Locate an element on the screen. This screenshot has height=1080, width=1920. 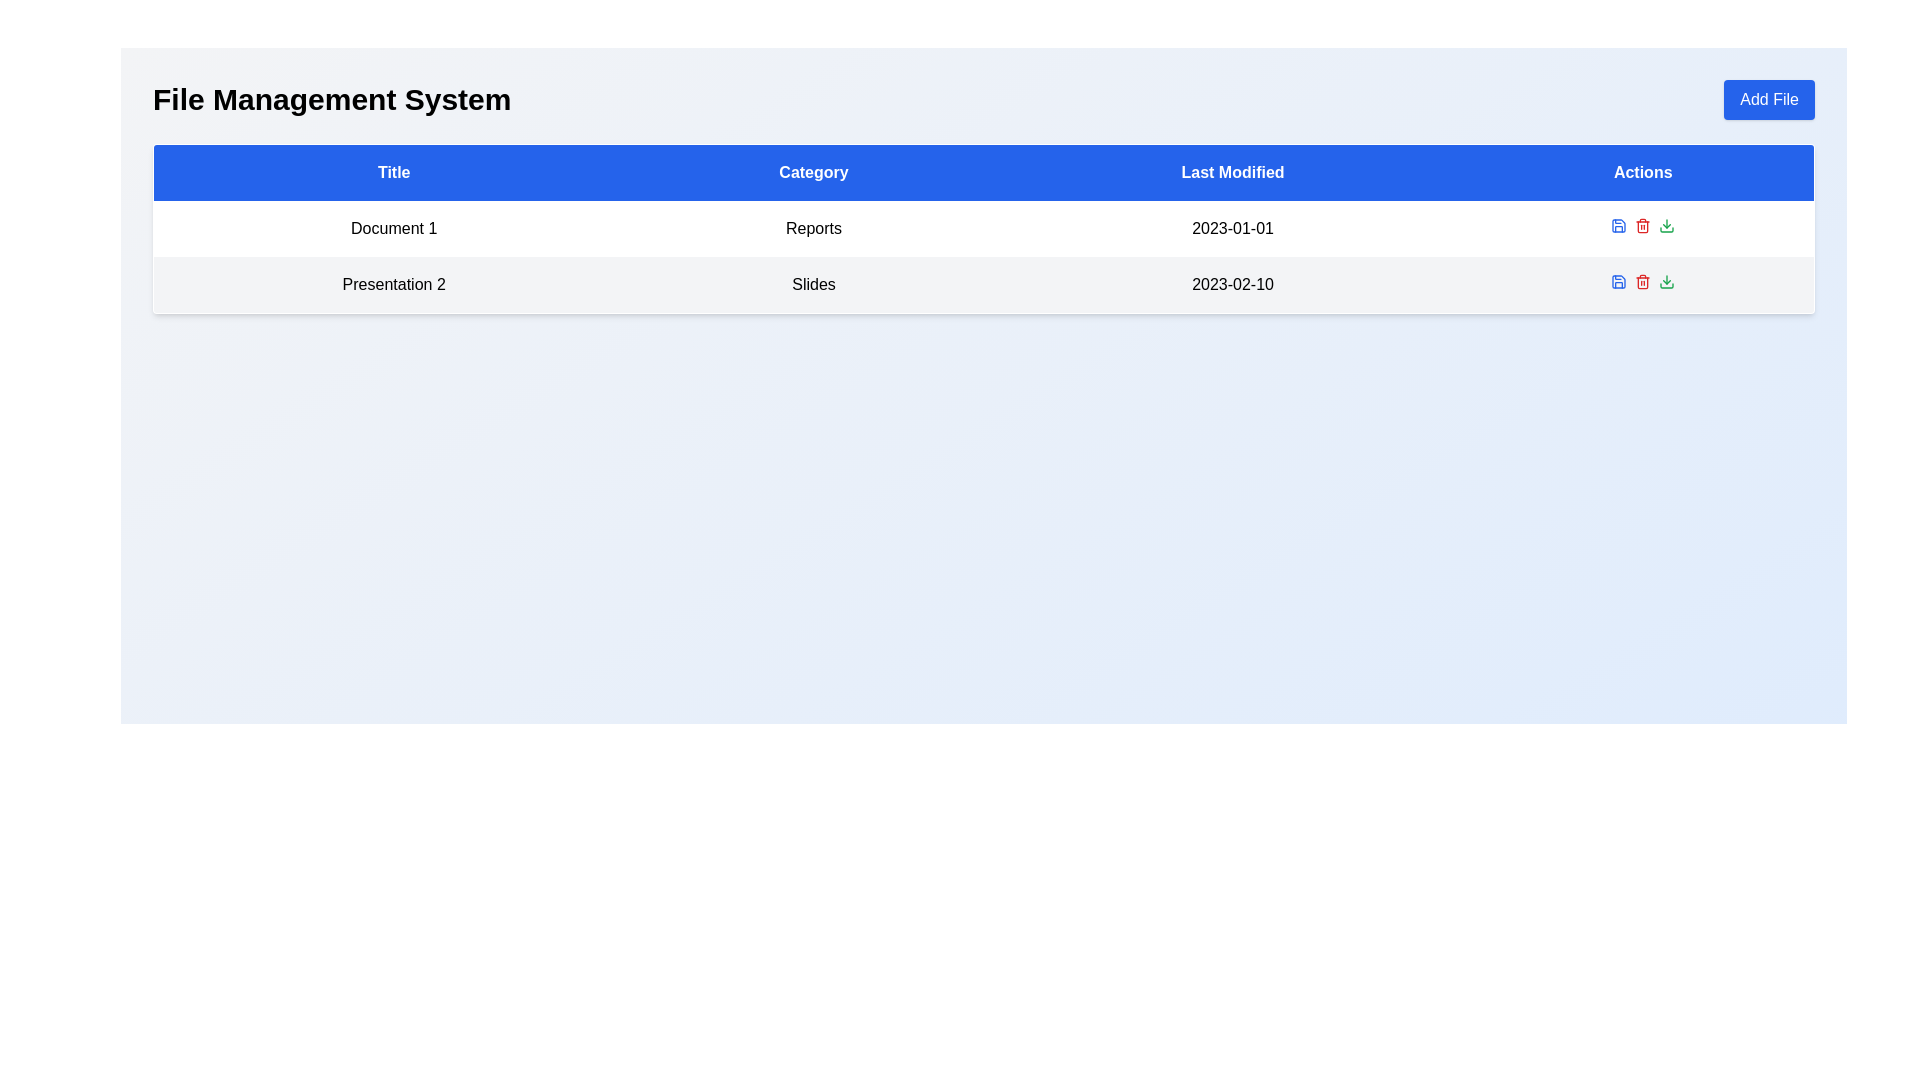
the third action icon button in the Actions column of the table row is located at coordinates (1667, 281).